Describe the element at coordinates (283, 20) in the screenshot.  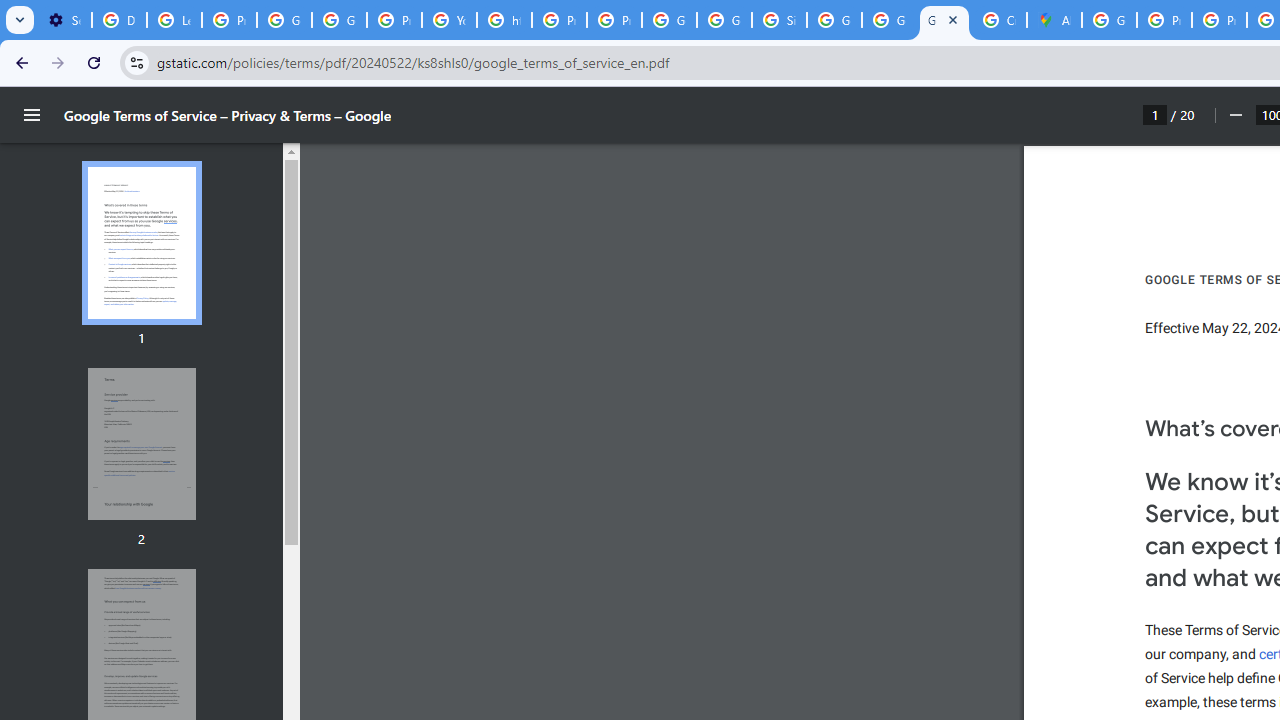
I see `'Google Account Help'` at that location.